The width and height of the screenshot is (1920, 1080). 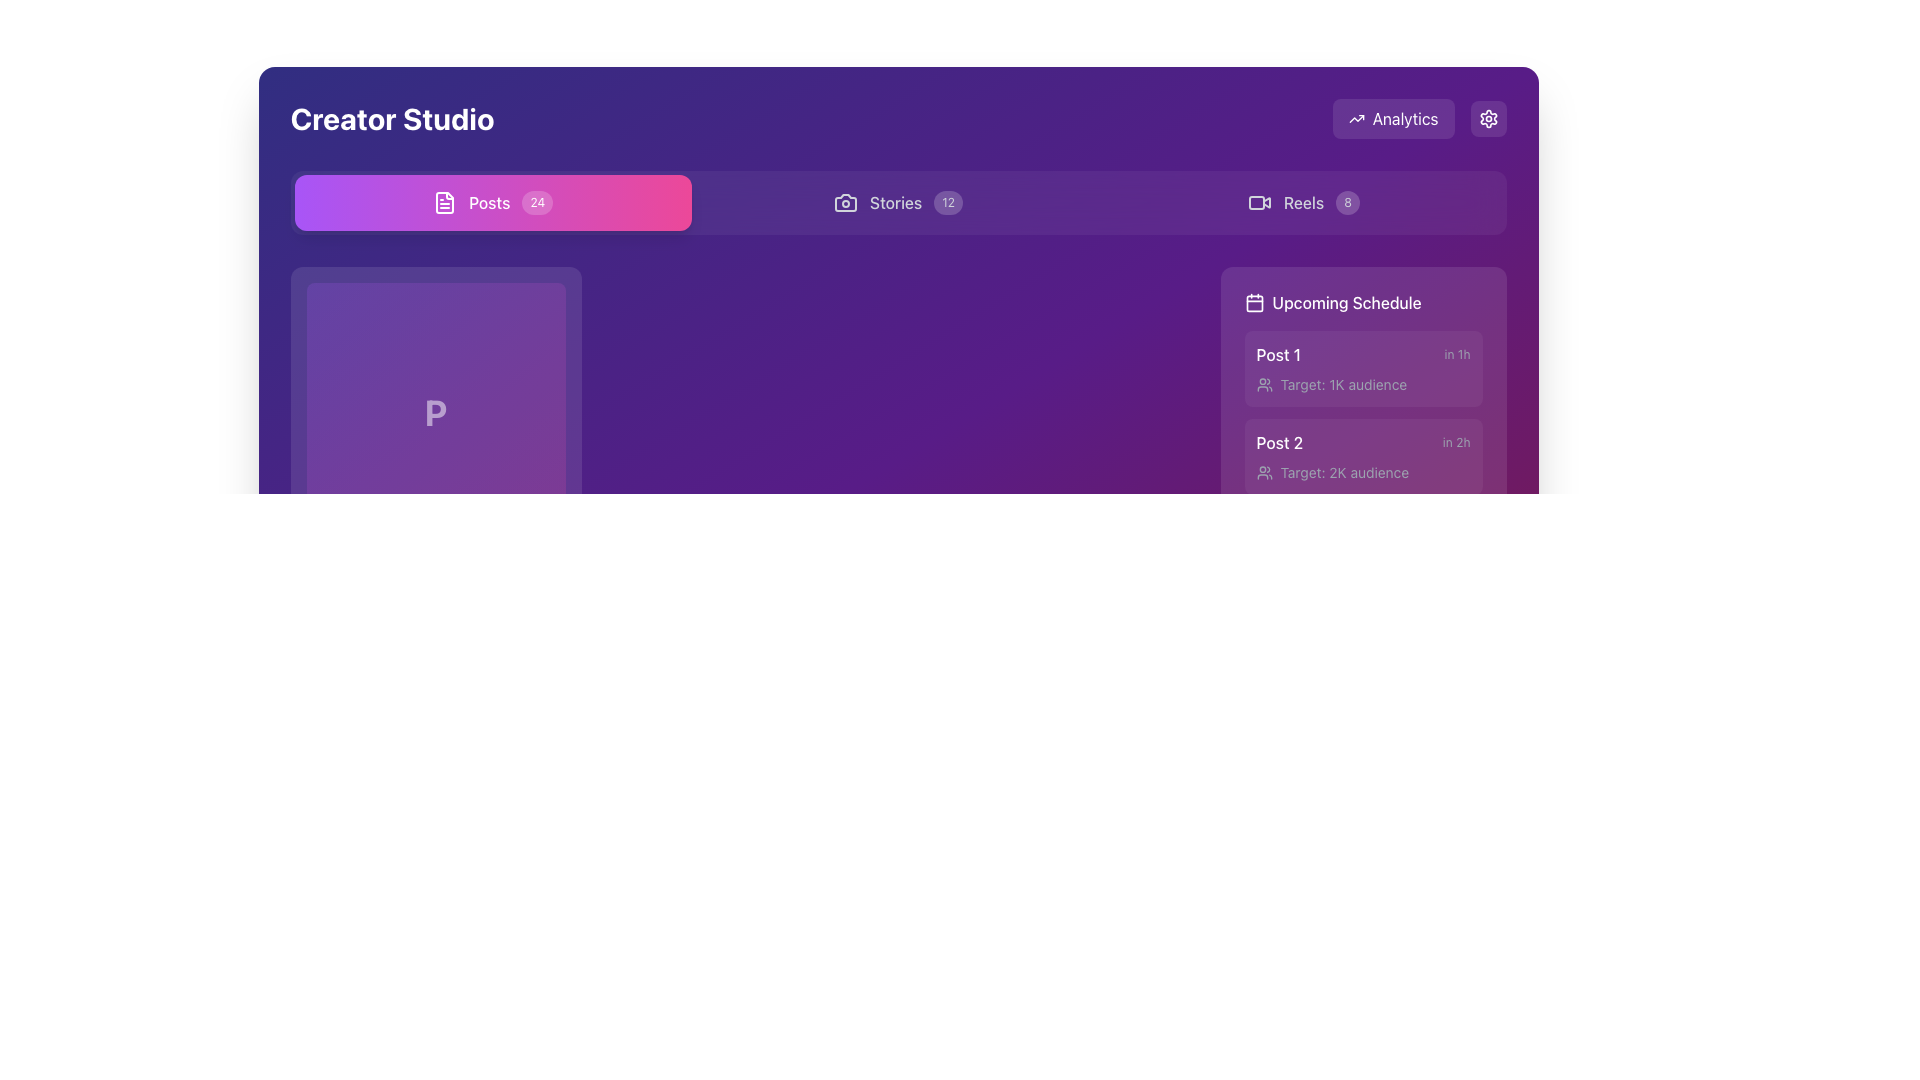 What do you see at coordinates (1348, 203) in the screenshot?
I see `number displayed on the notification badge located to the immediate right of the 'Reels' text in the top navigation bar` at bounding box center [1348, 203].